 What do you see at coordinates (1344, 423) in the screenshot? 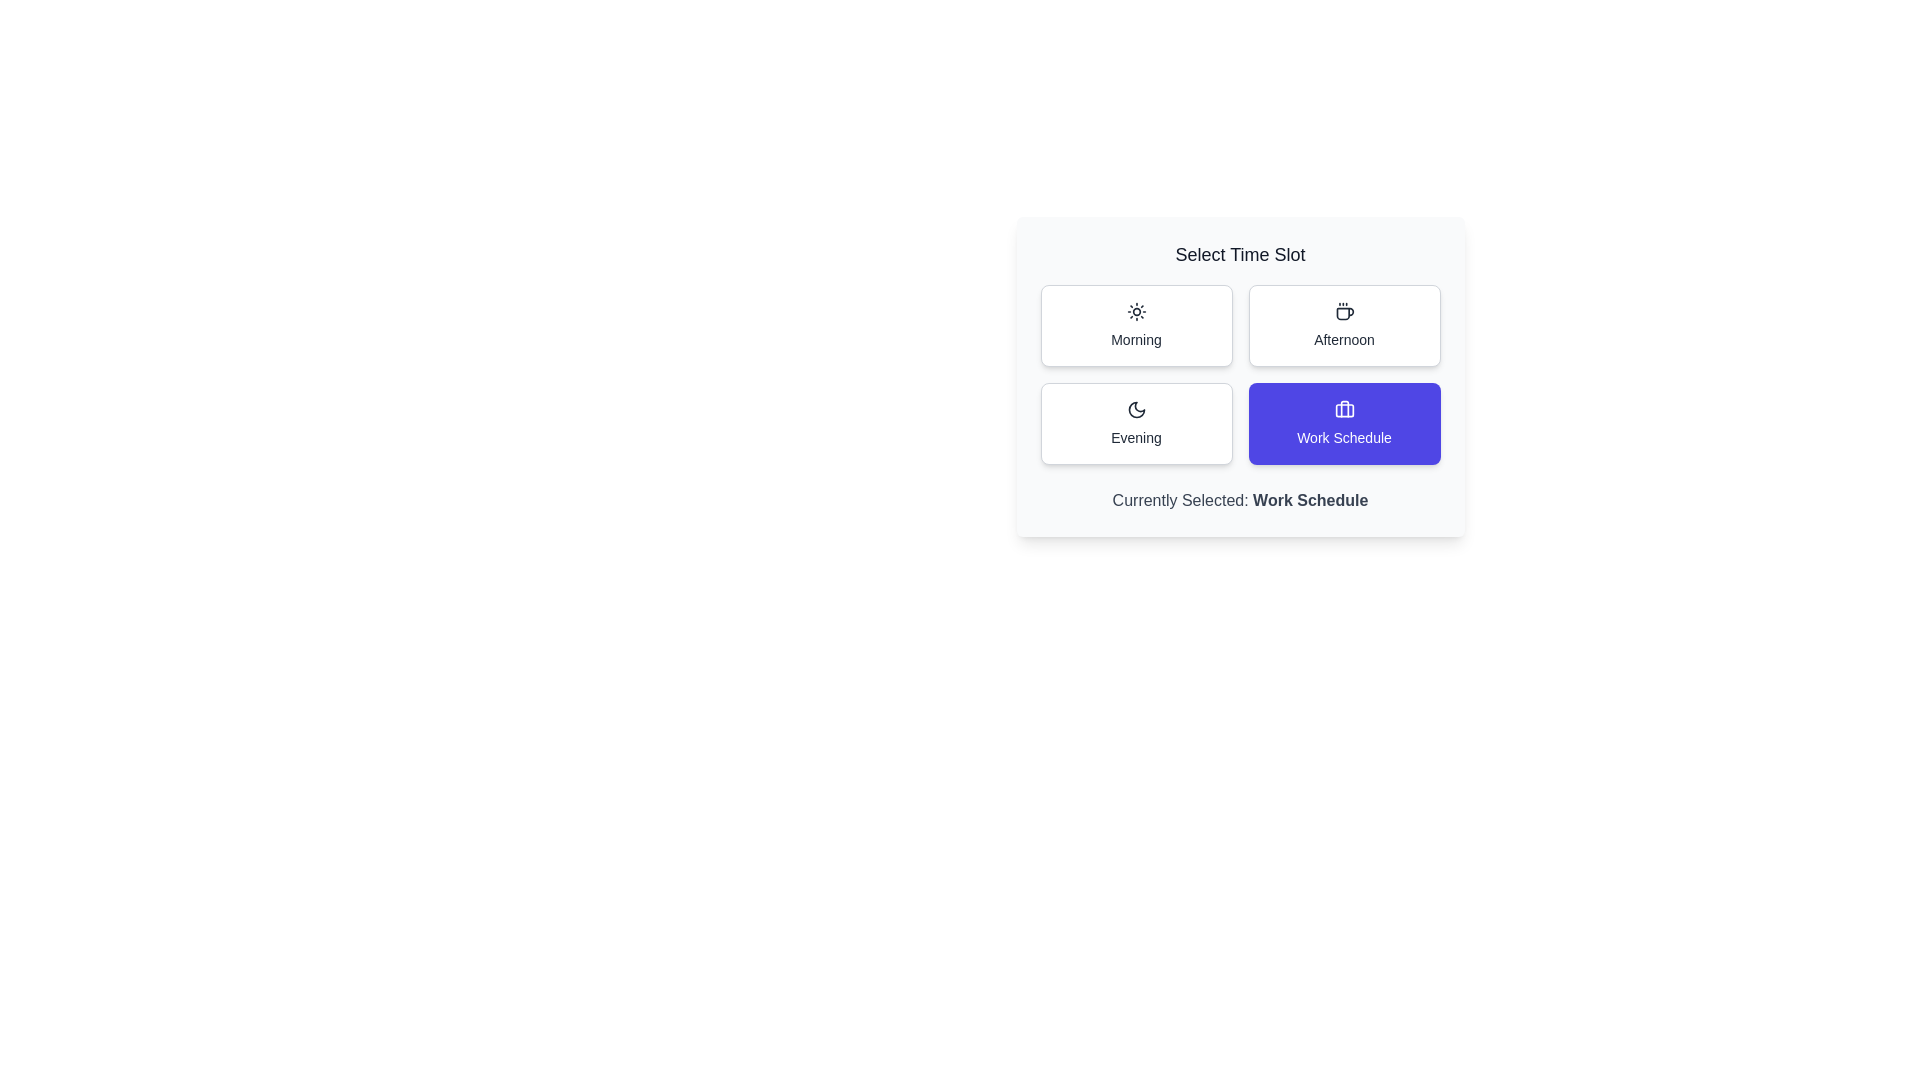
I see `the time slot by clicking on the button labeled Work Schedule` at bounding box center [1344, 423].